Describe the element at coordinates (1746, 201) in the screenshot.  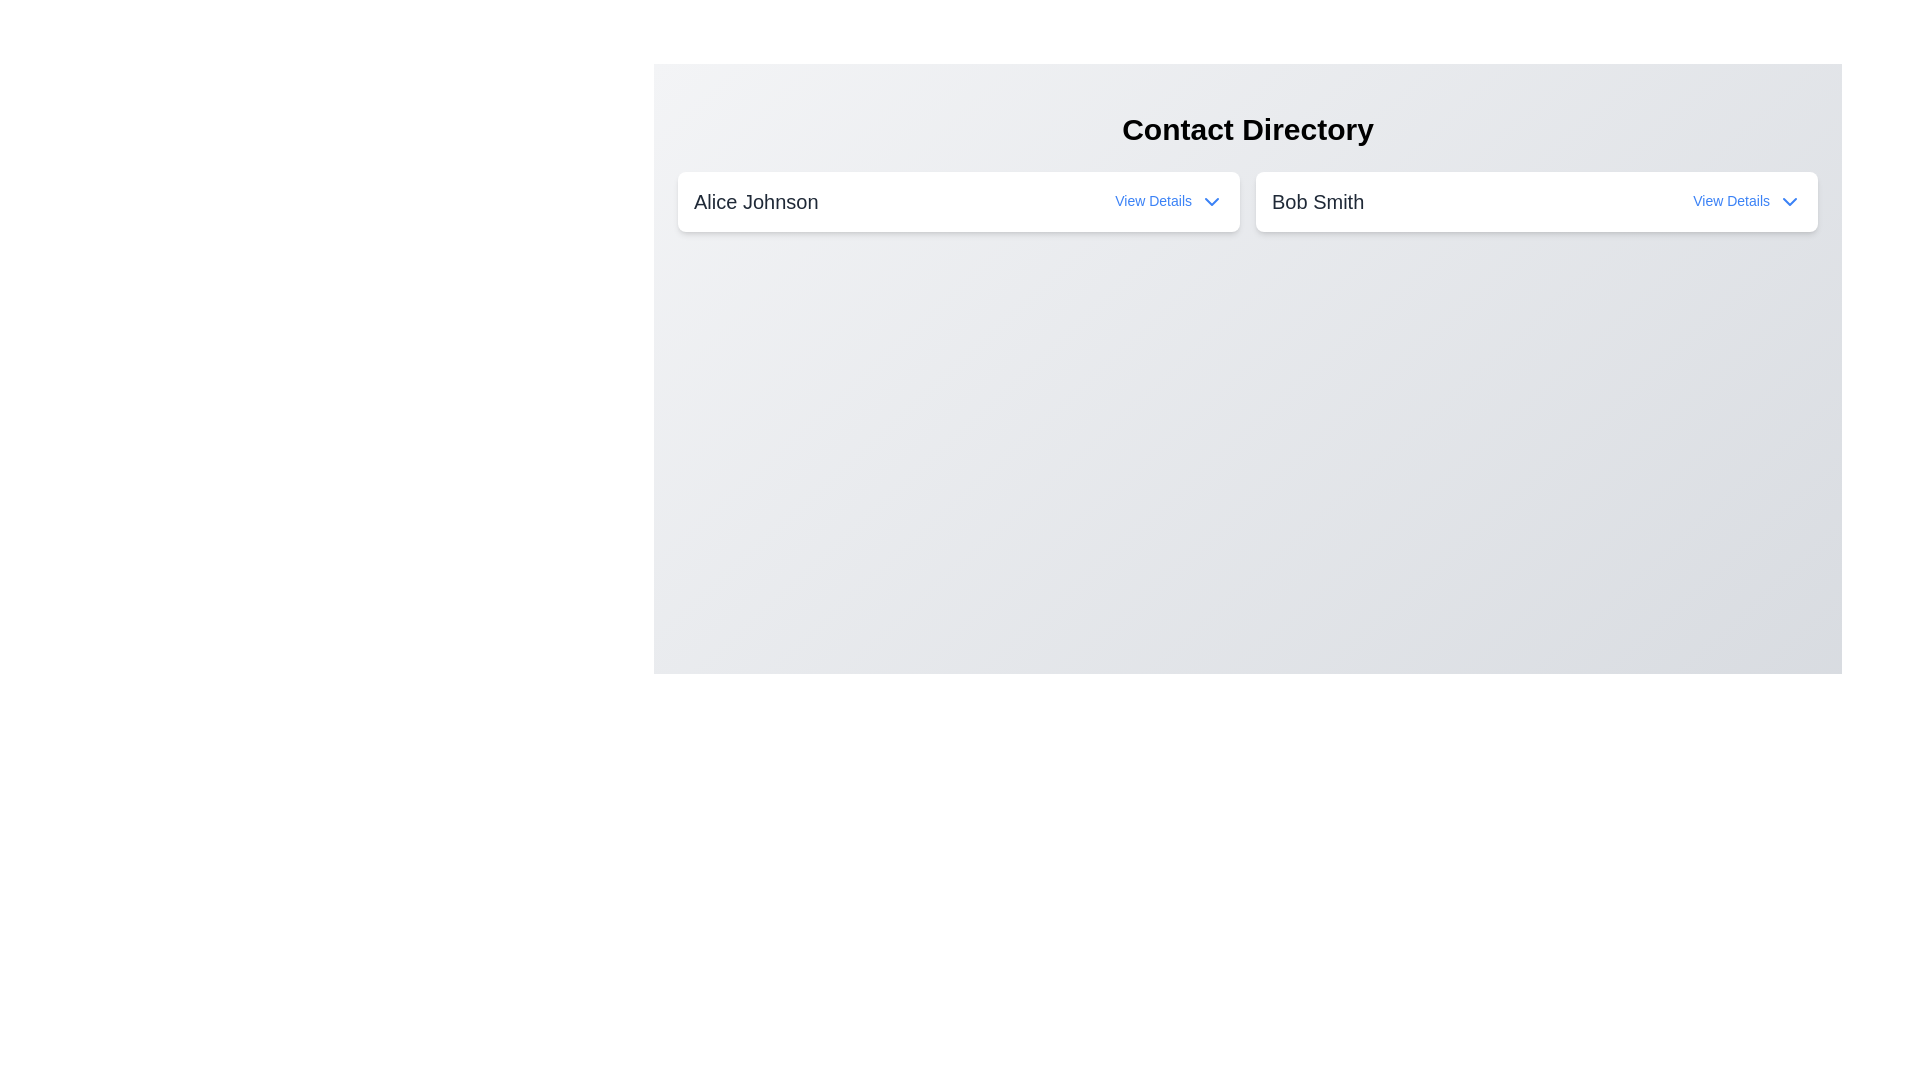
I see `the 'View Details' interactive link with a blue font and downward-facing chevron icon, located to the right of 'Bob Smith', to trigger a tooltip or style change` at that location.